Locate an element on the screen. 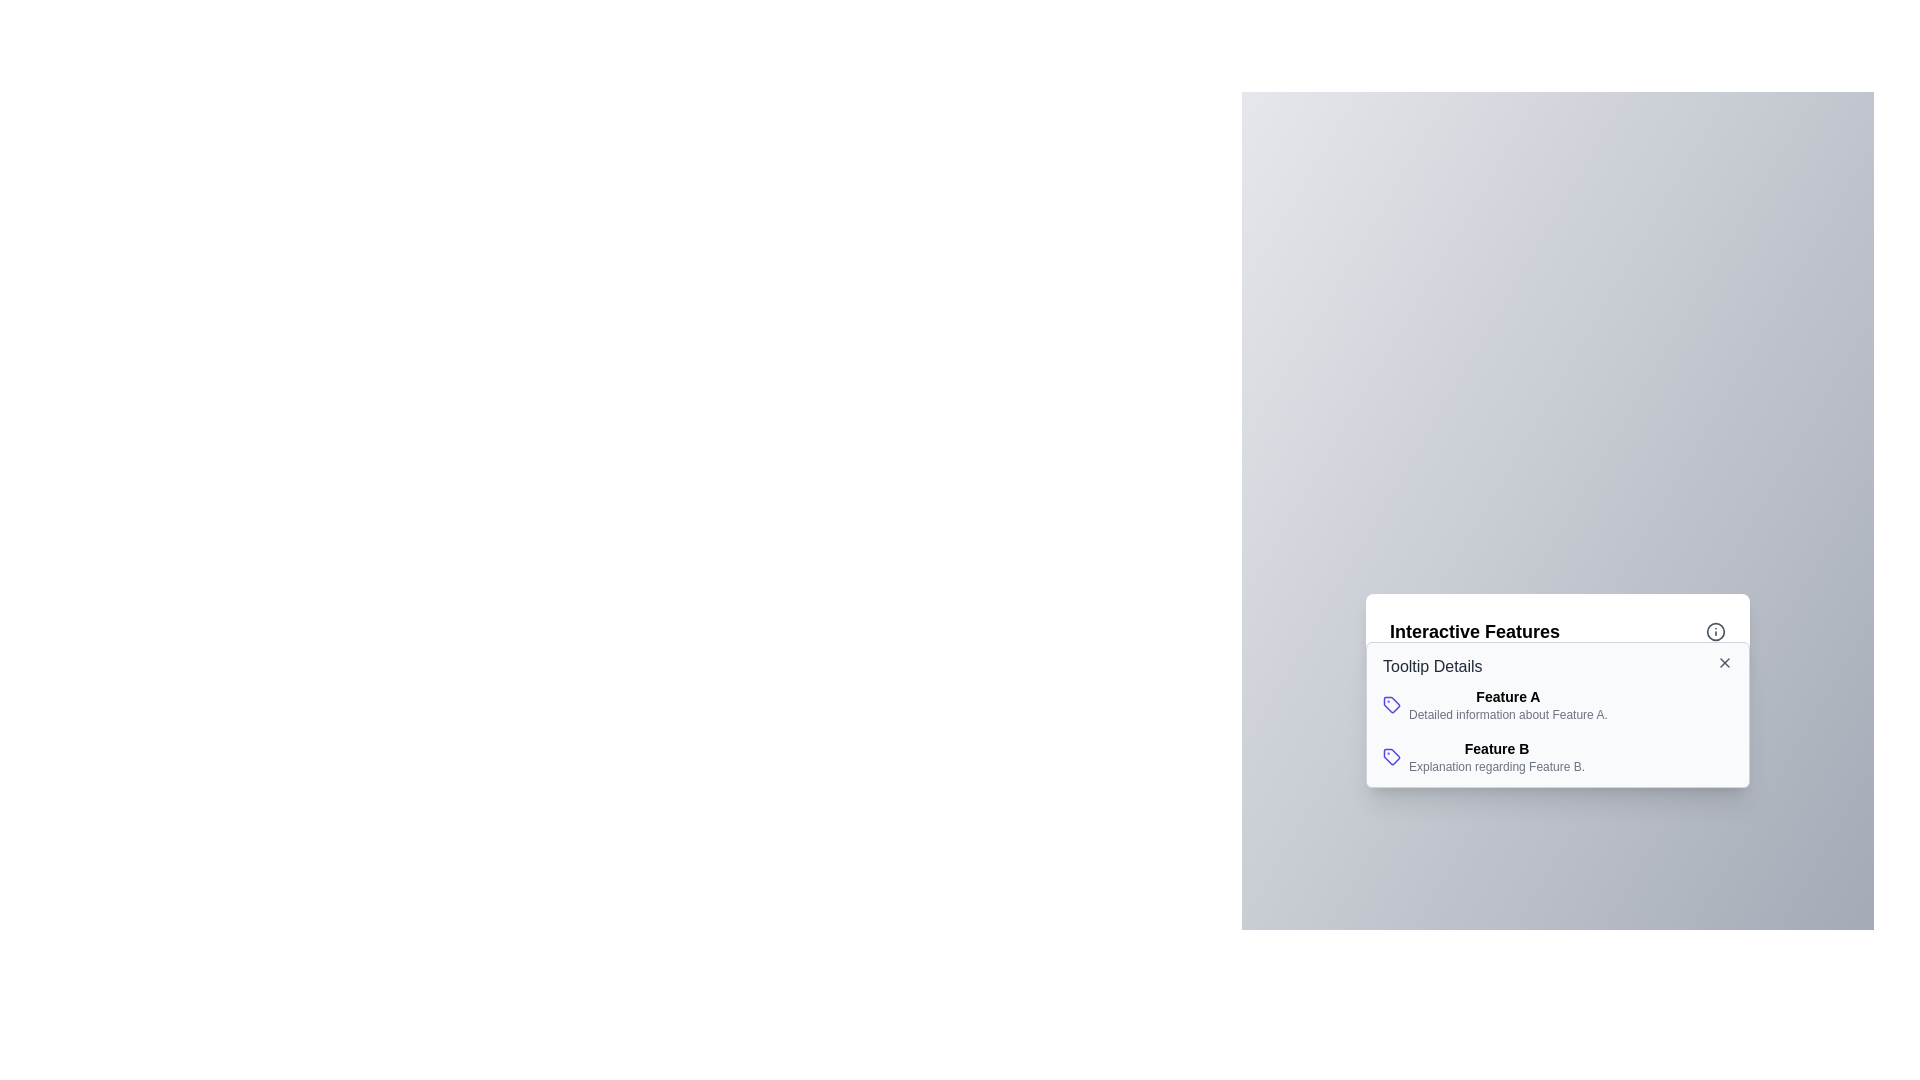  the 'Interactive Features' heading with an informational icon is located at coordinates (1557, 632).